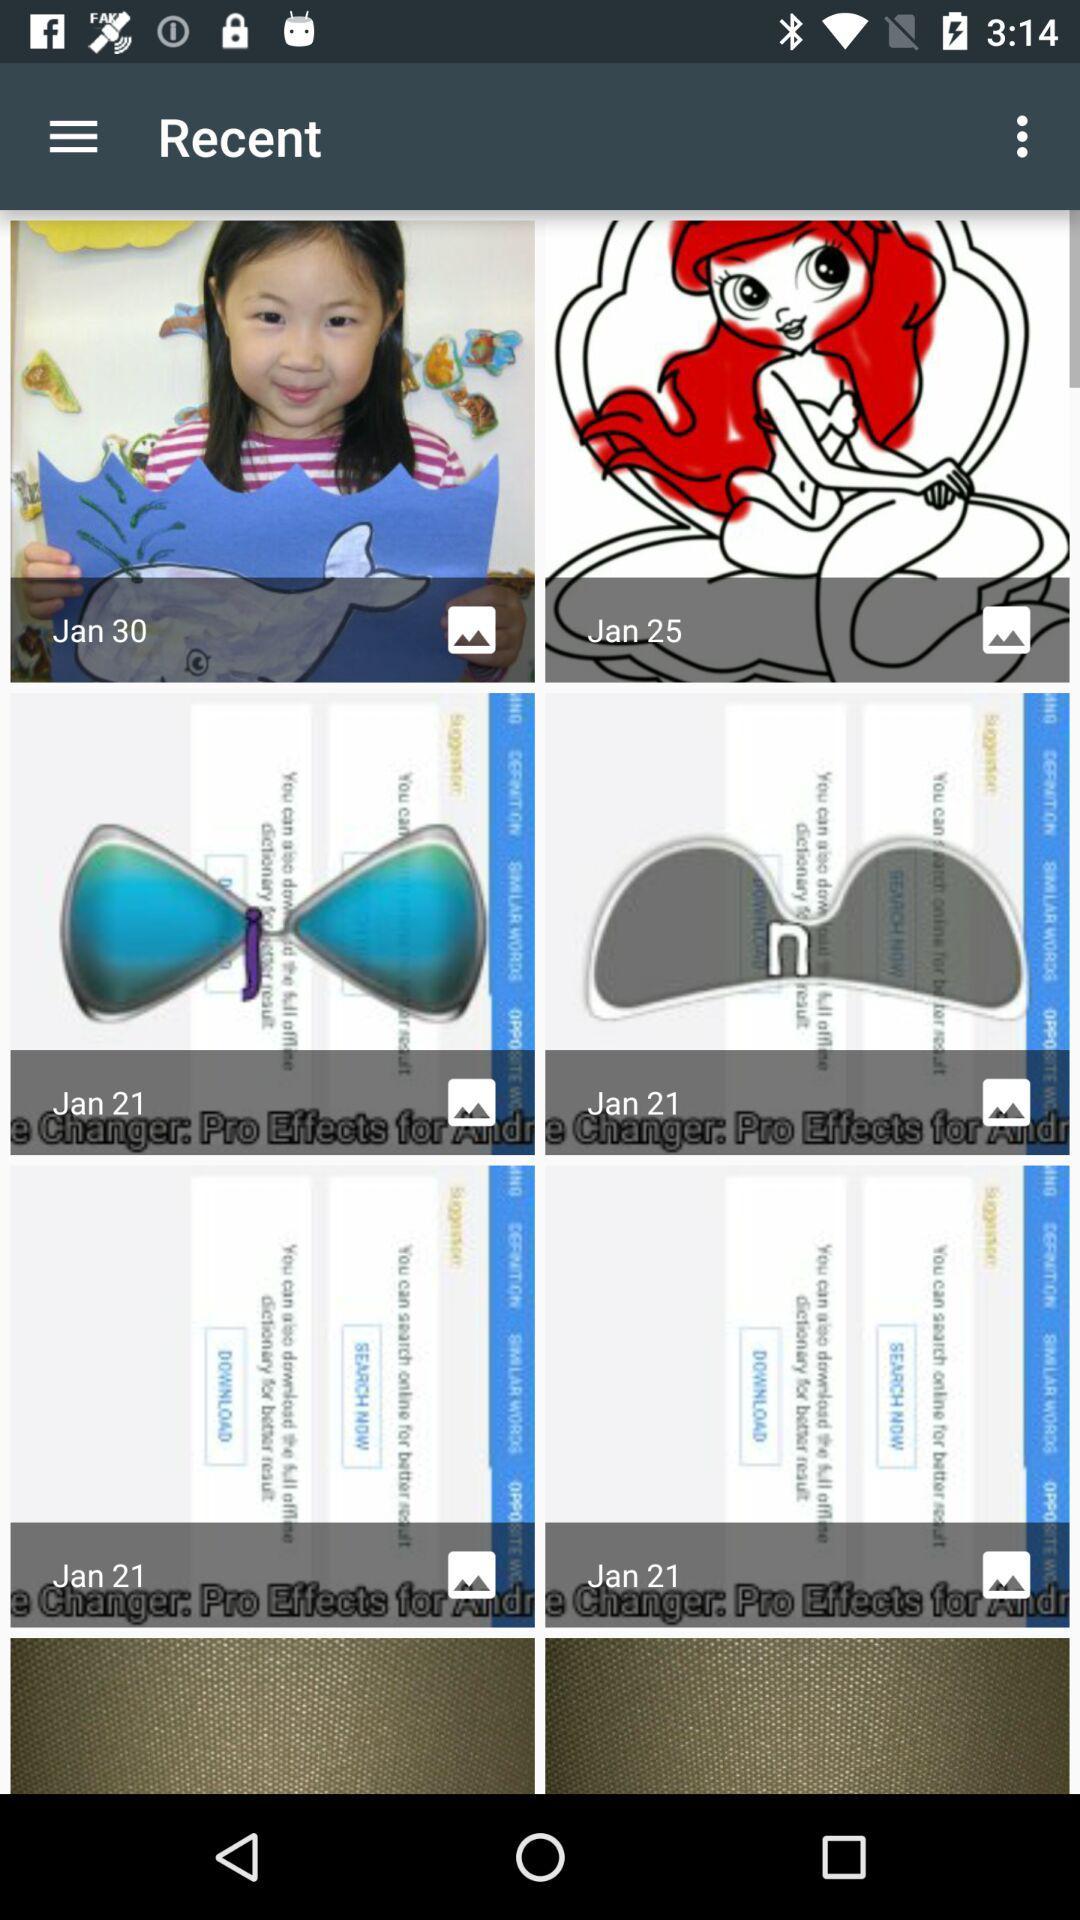 The image size is (1080, 1920). I want to click on icon next to the recent app, so click(72, 135).